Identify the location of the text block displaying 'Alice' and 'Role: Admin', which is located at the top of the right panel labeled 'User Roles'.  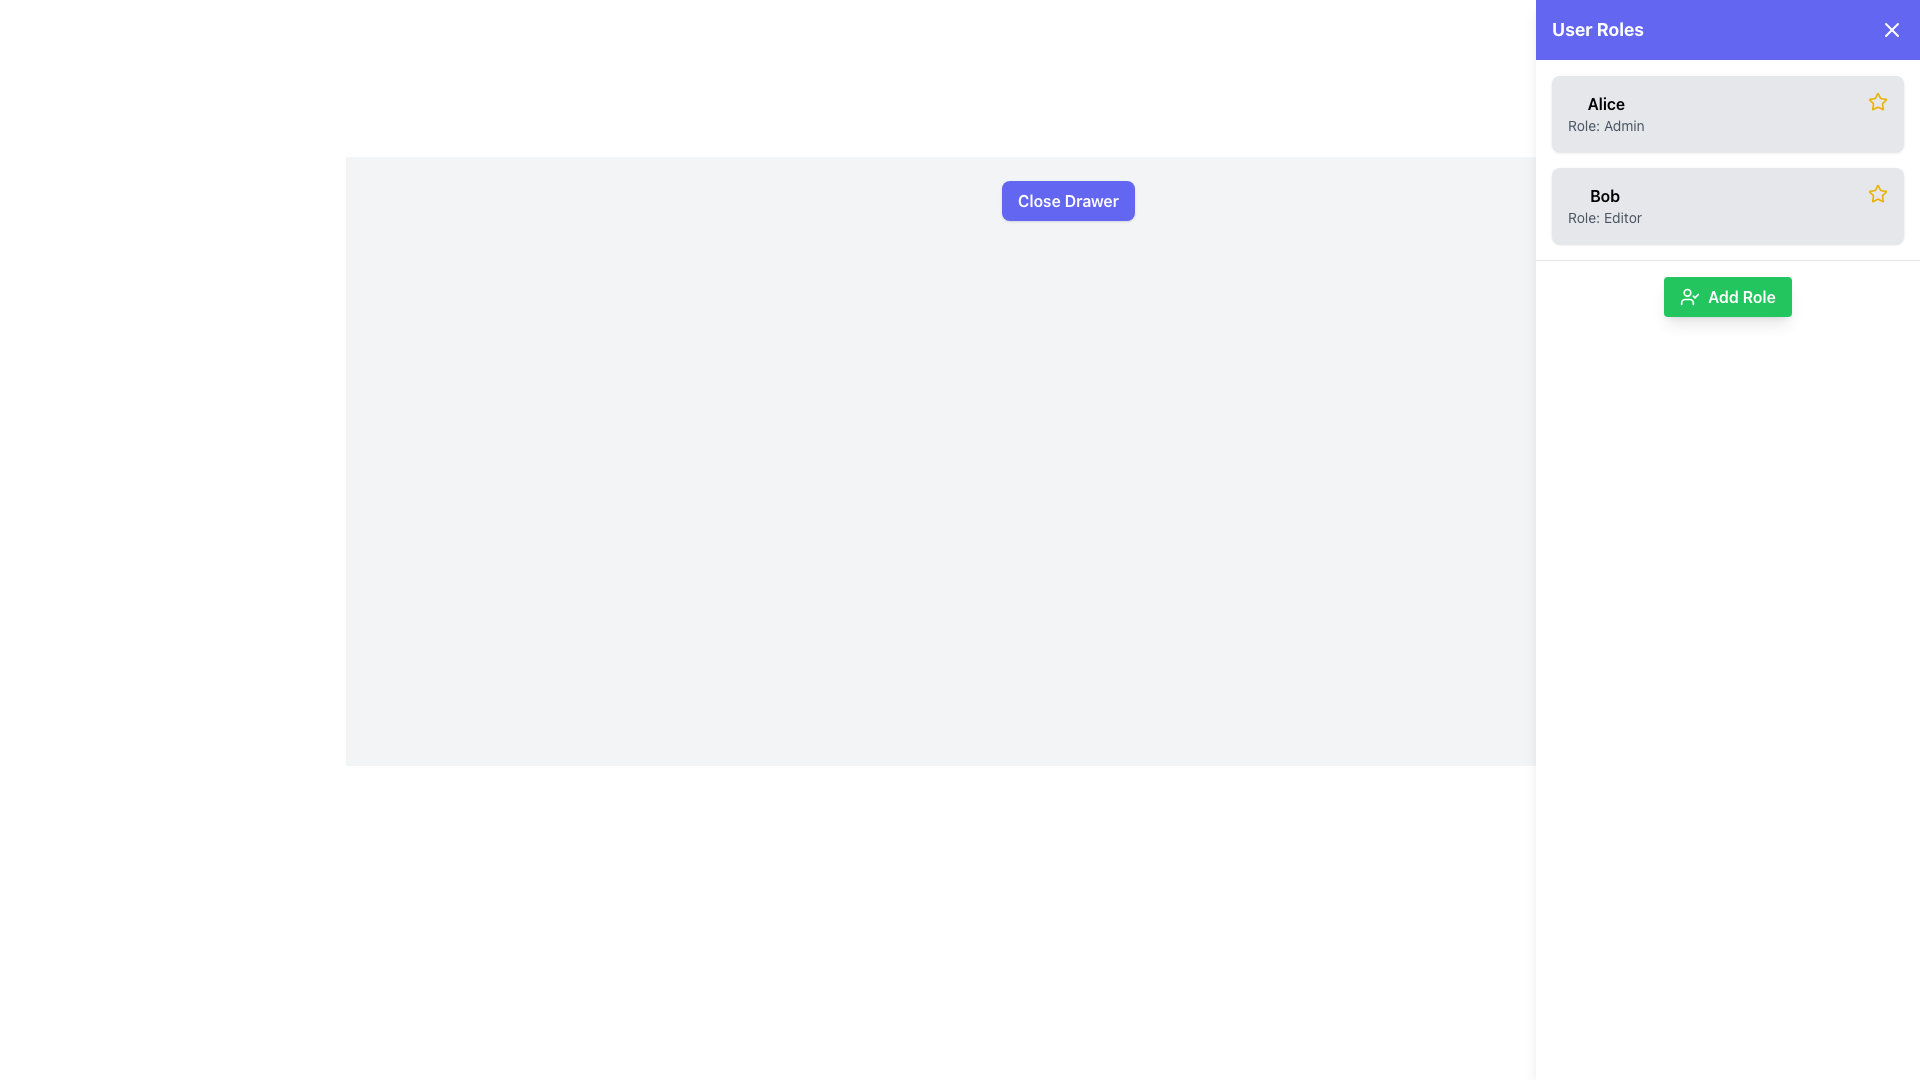
(1606, 114).